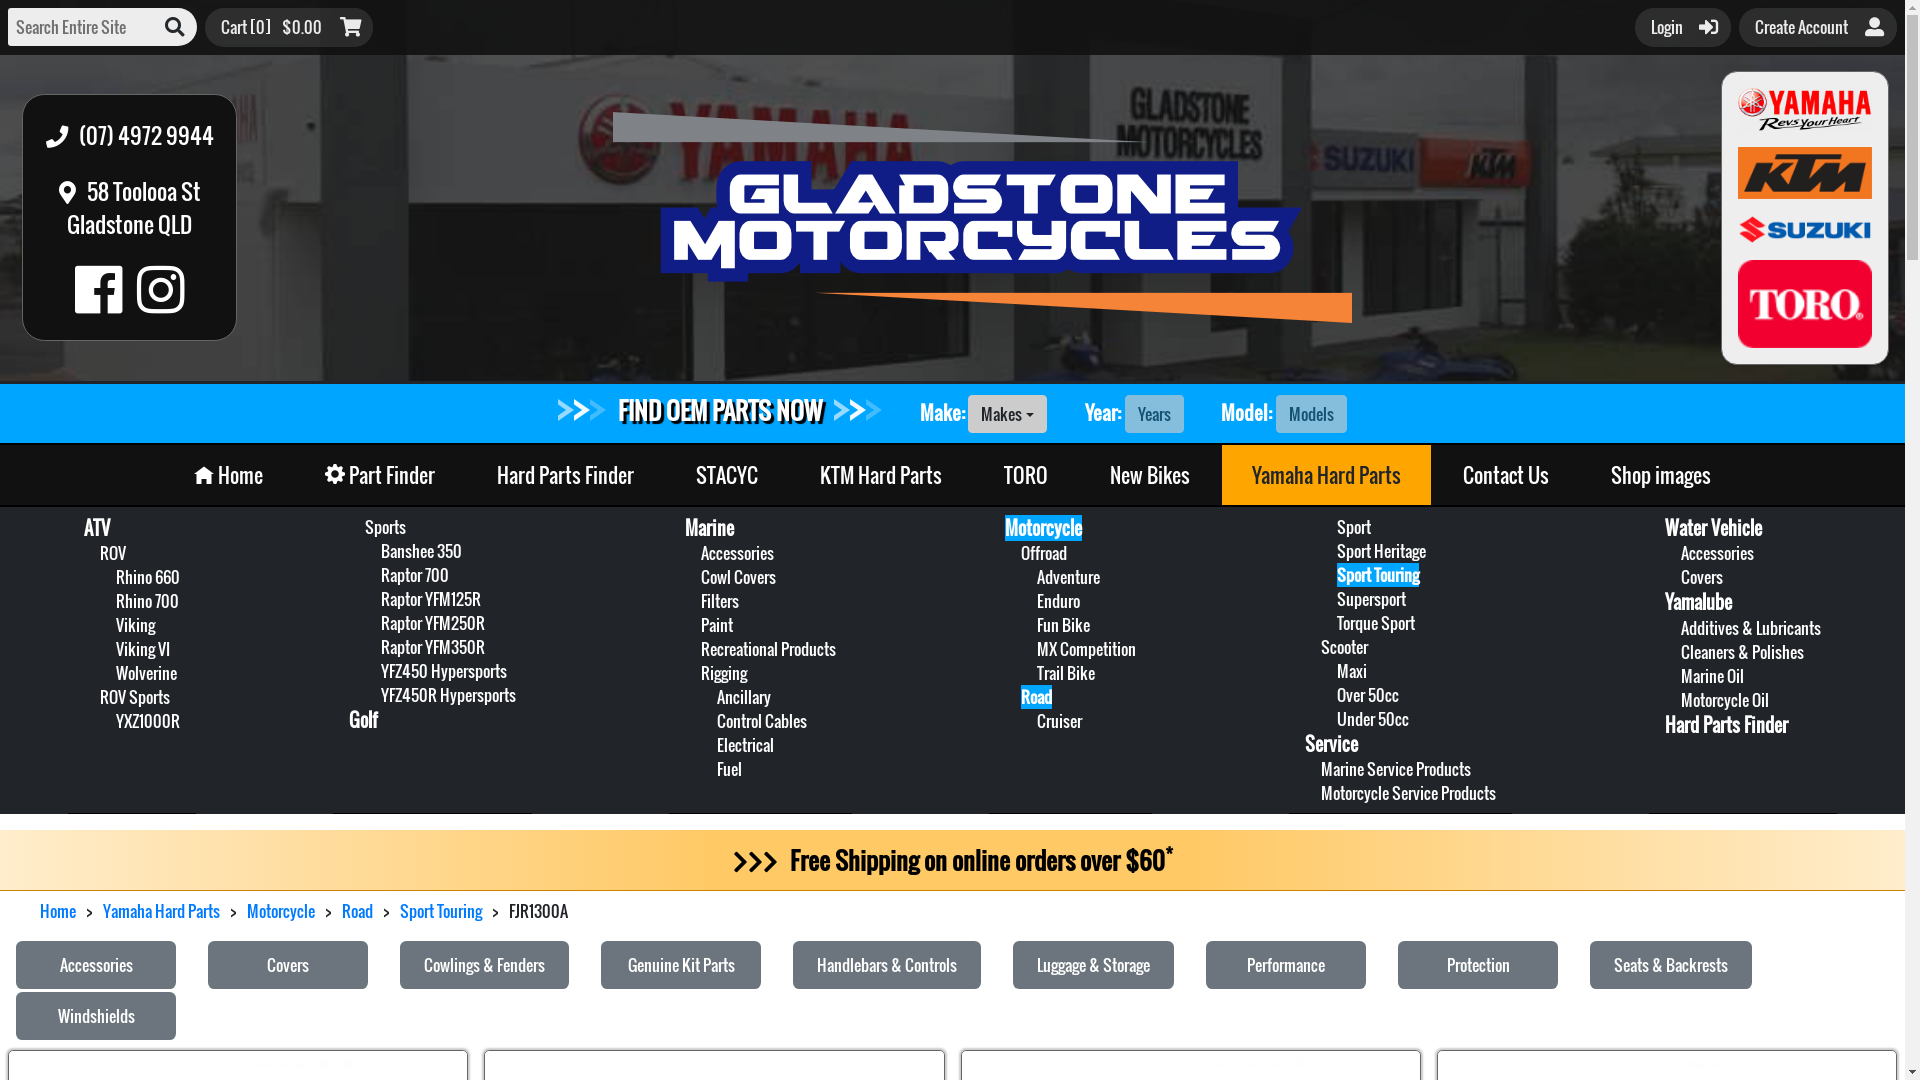  Describe the element at coordinates (349, 720) in the screenshot. I see `'Golf'` at that location.